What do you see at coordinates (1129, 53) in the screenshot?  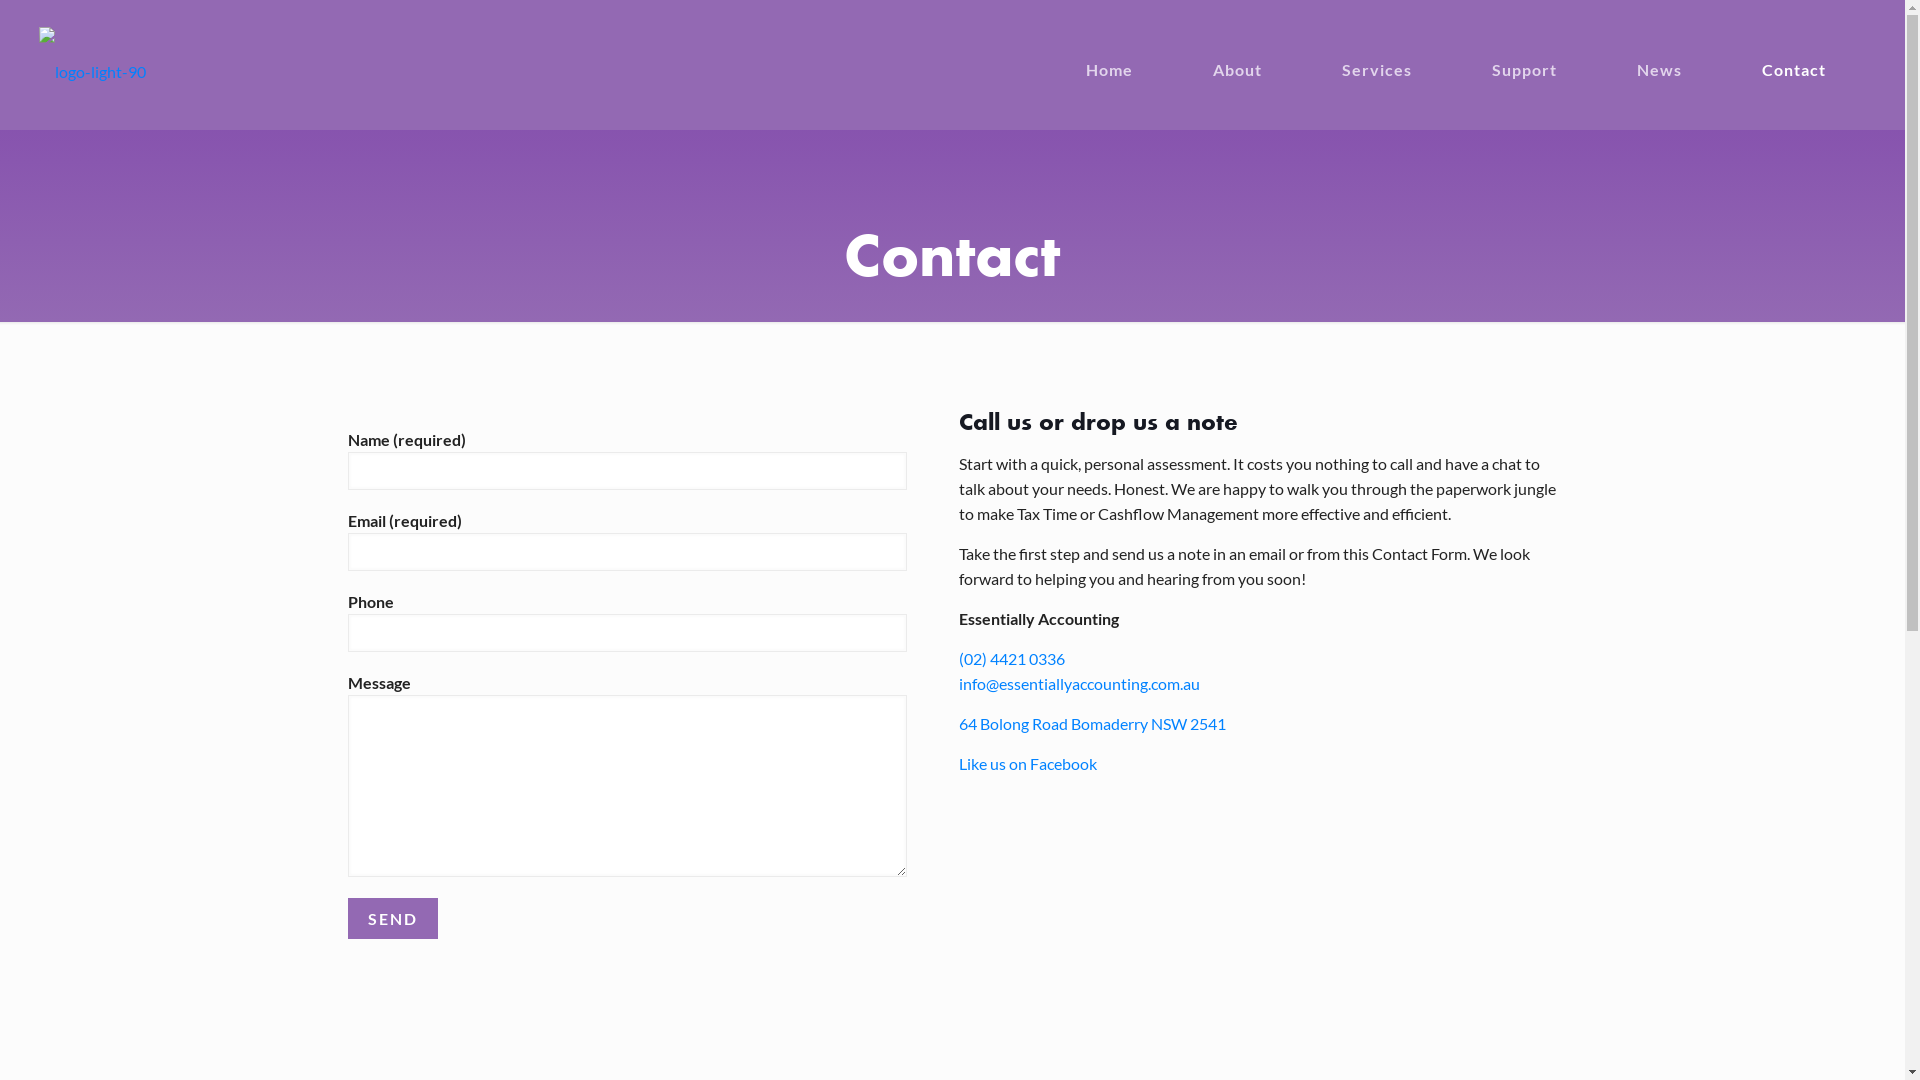 I see `'Home'` at bounding box center [1129, 53].